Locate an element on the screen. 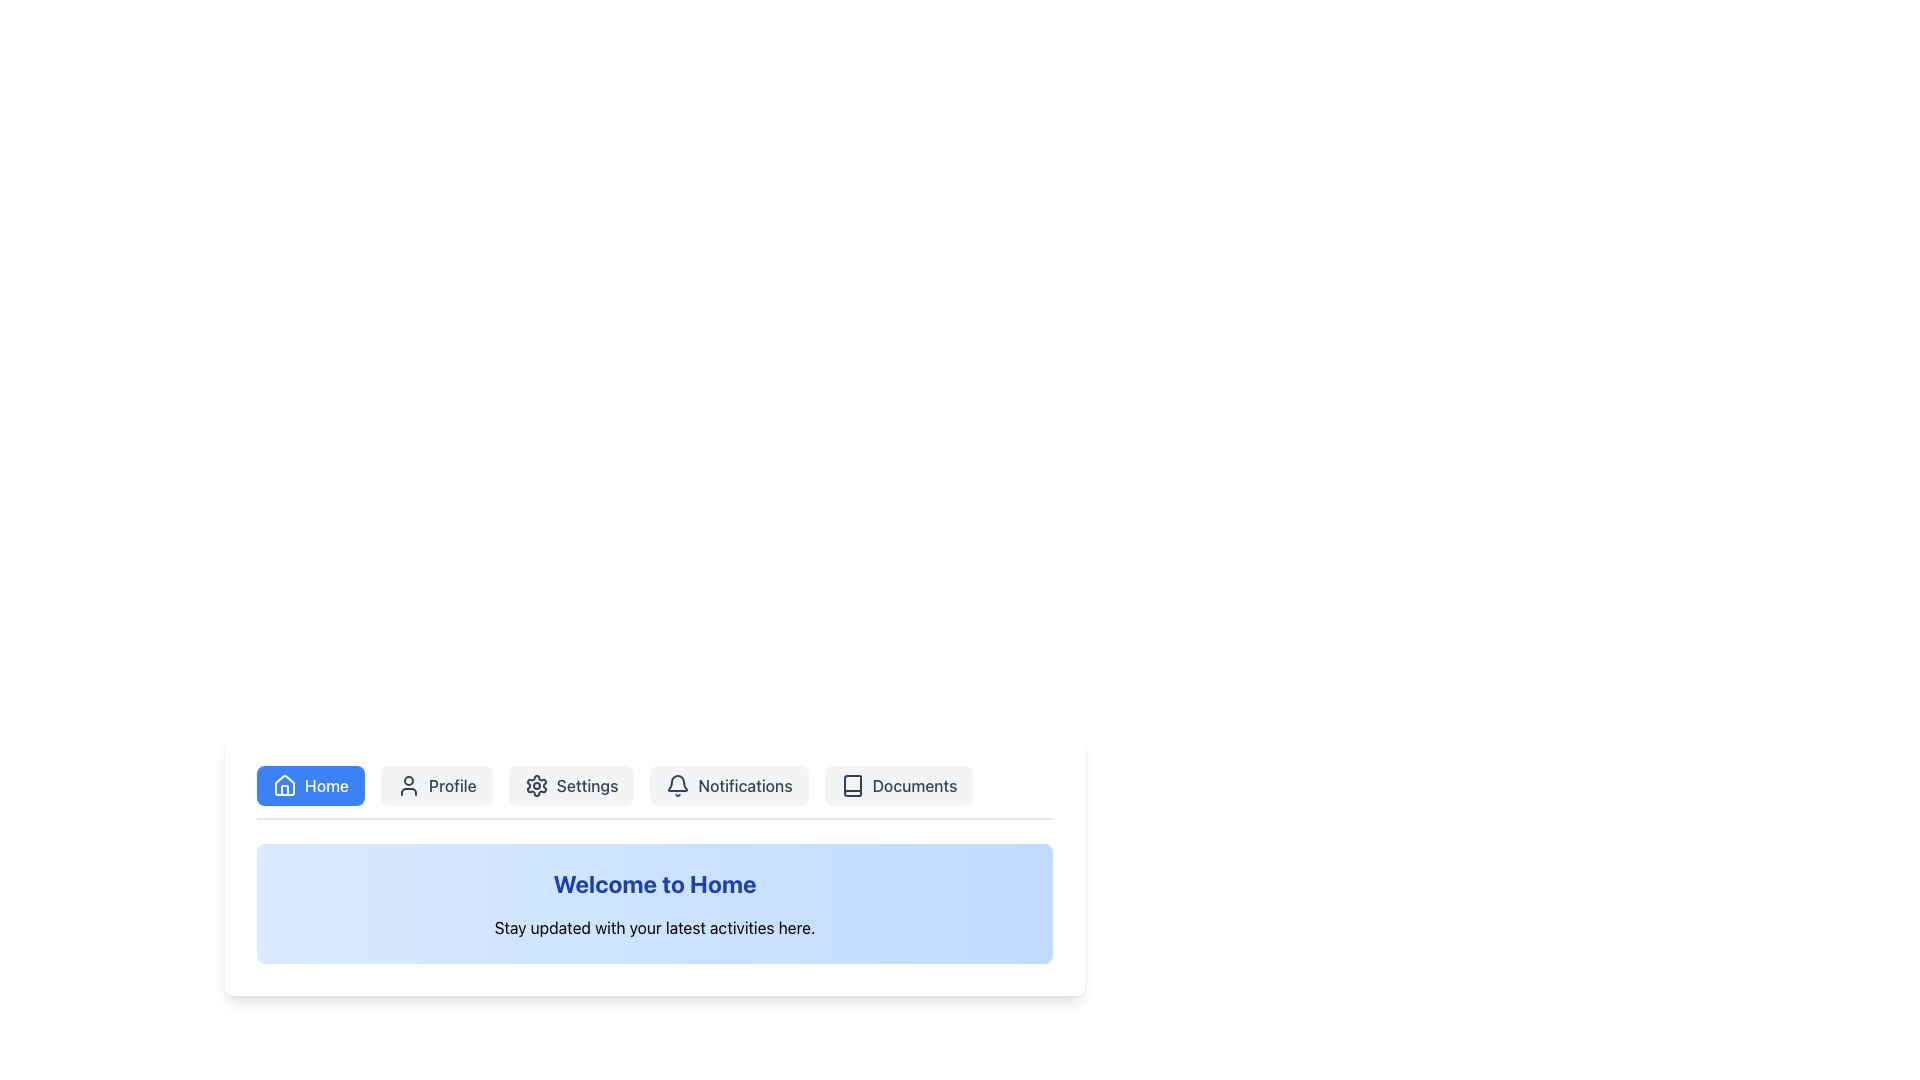 The height and width of the screenshot is (1080, 1920). the 'Notifications' button, which is the fourth button in the horizontal navigation bar is located at coordinates (728, 785).